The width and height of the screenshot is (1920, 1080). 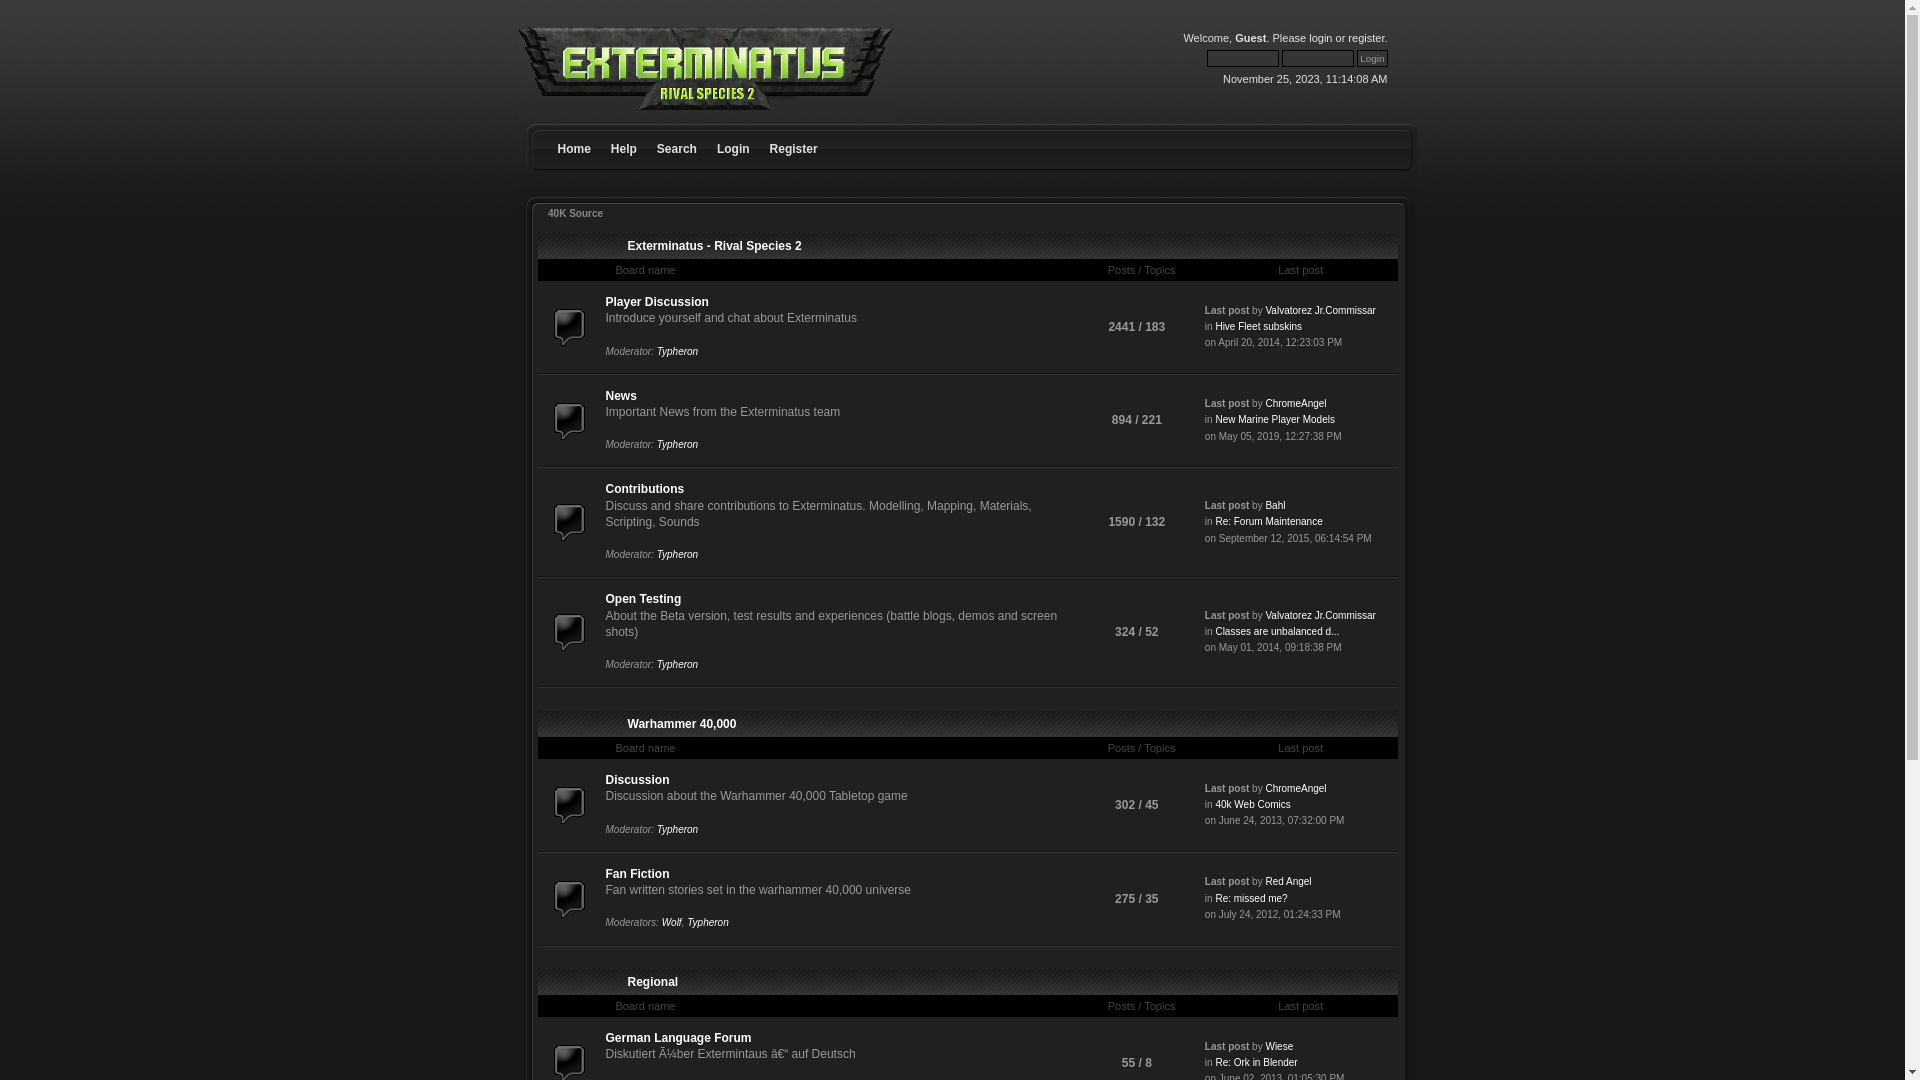 I want to click on 'Wolf', so click(x=672, y=922).